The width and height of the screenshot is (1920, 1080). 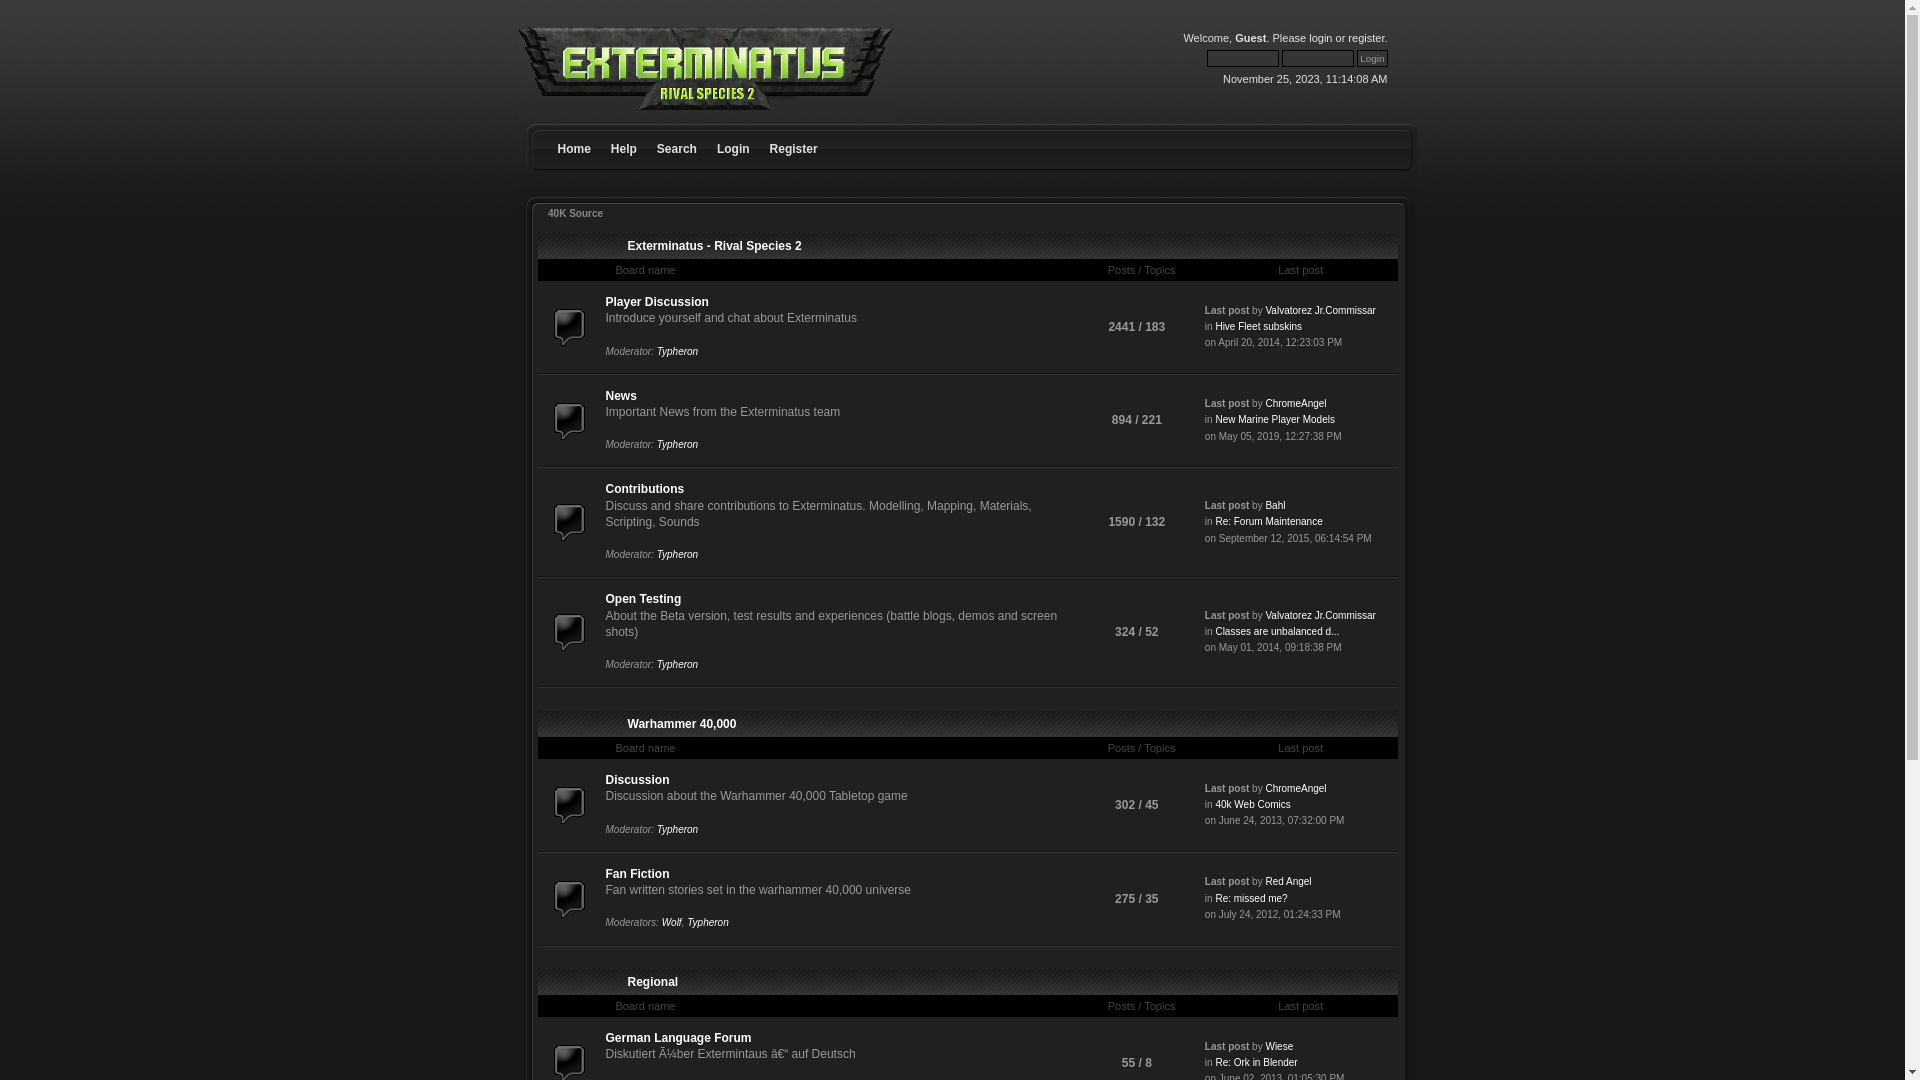 I want to click on 'Wolf', so click(x=672, y=922).